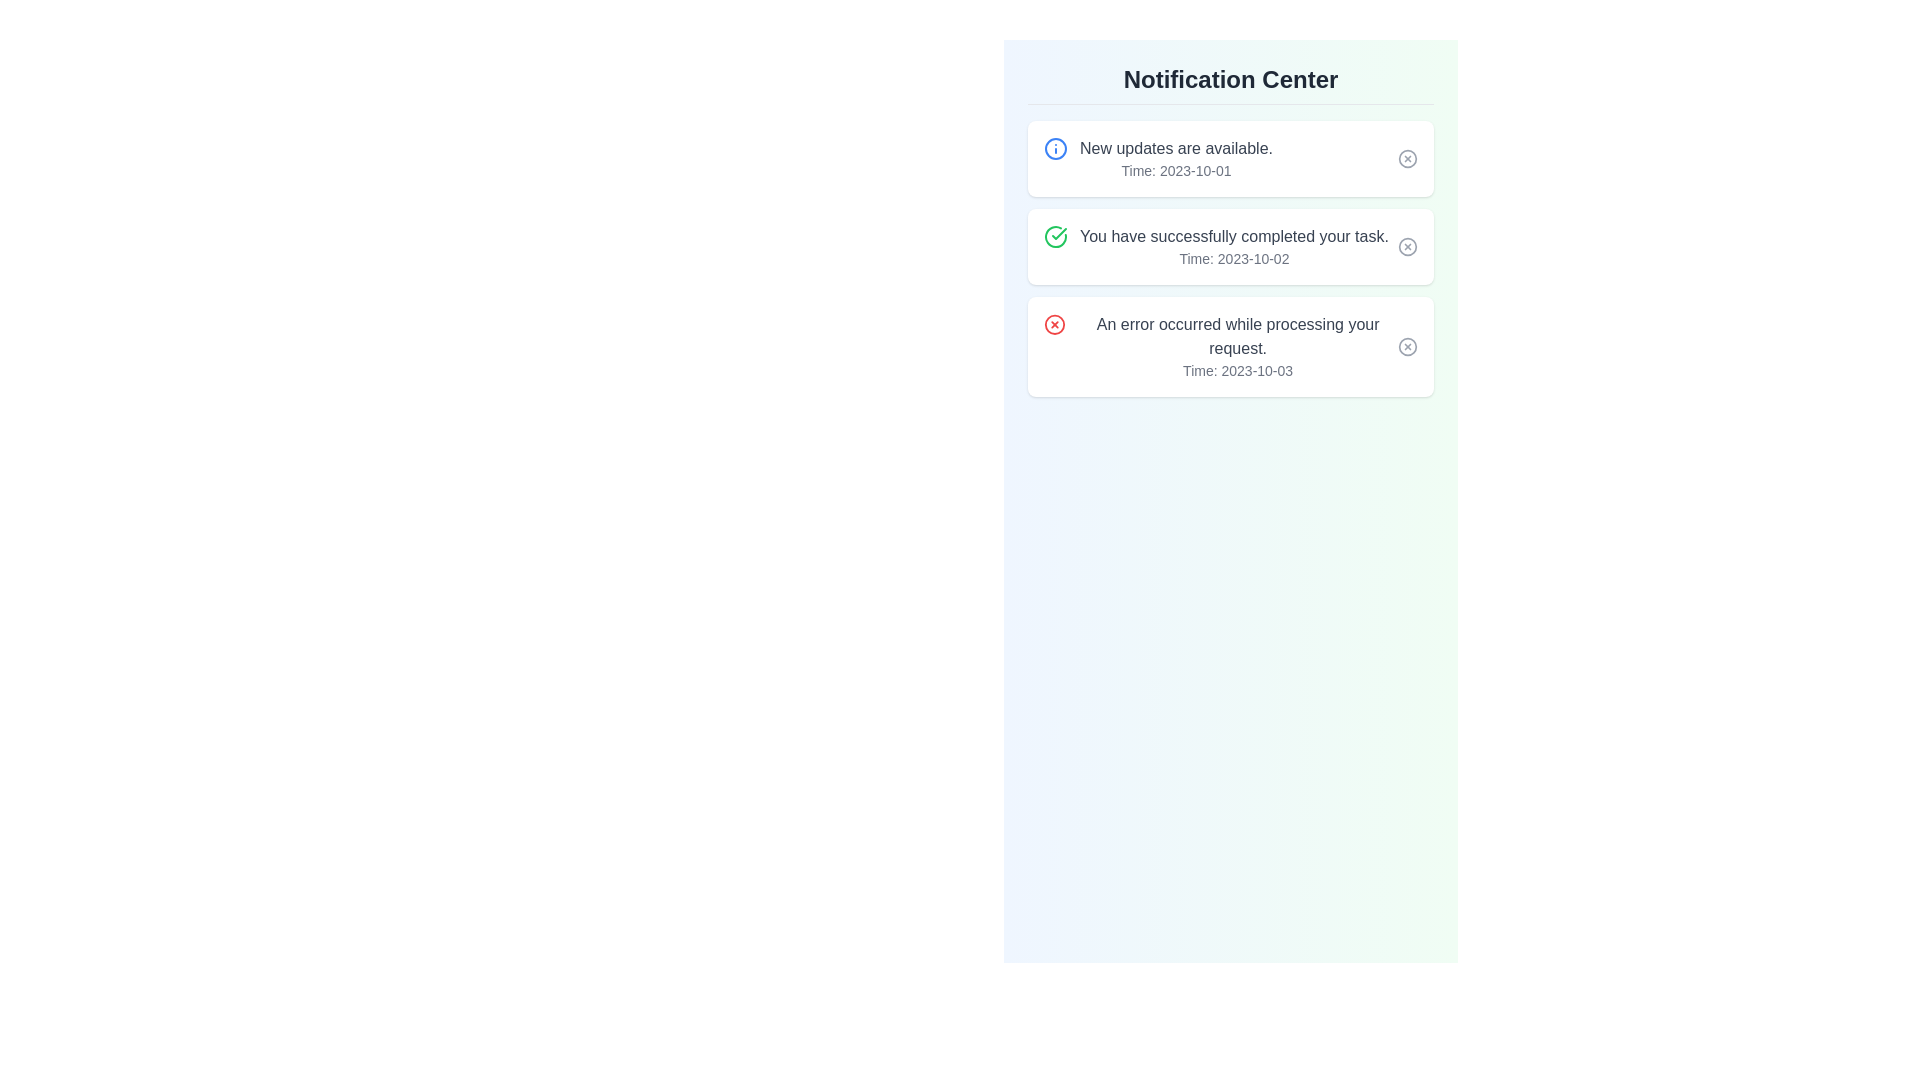 This screenshot has width=1920, height=1080. What do you see at coordinates (1055, 235) in the screenshot?
I see `the circular icon with a green border and a white center containing a green checkmark, located to the left of the text 'You have successfully completed your task.'` at bounding box center [1055, 235].